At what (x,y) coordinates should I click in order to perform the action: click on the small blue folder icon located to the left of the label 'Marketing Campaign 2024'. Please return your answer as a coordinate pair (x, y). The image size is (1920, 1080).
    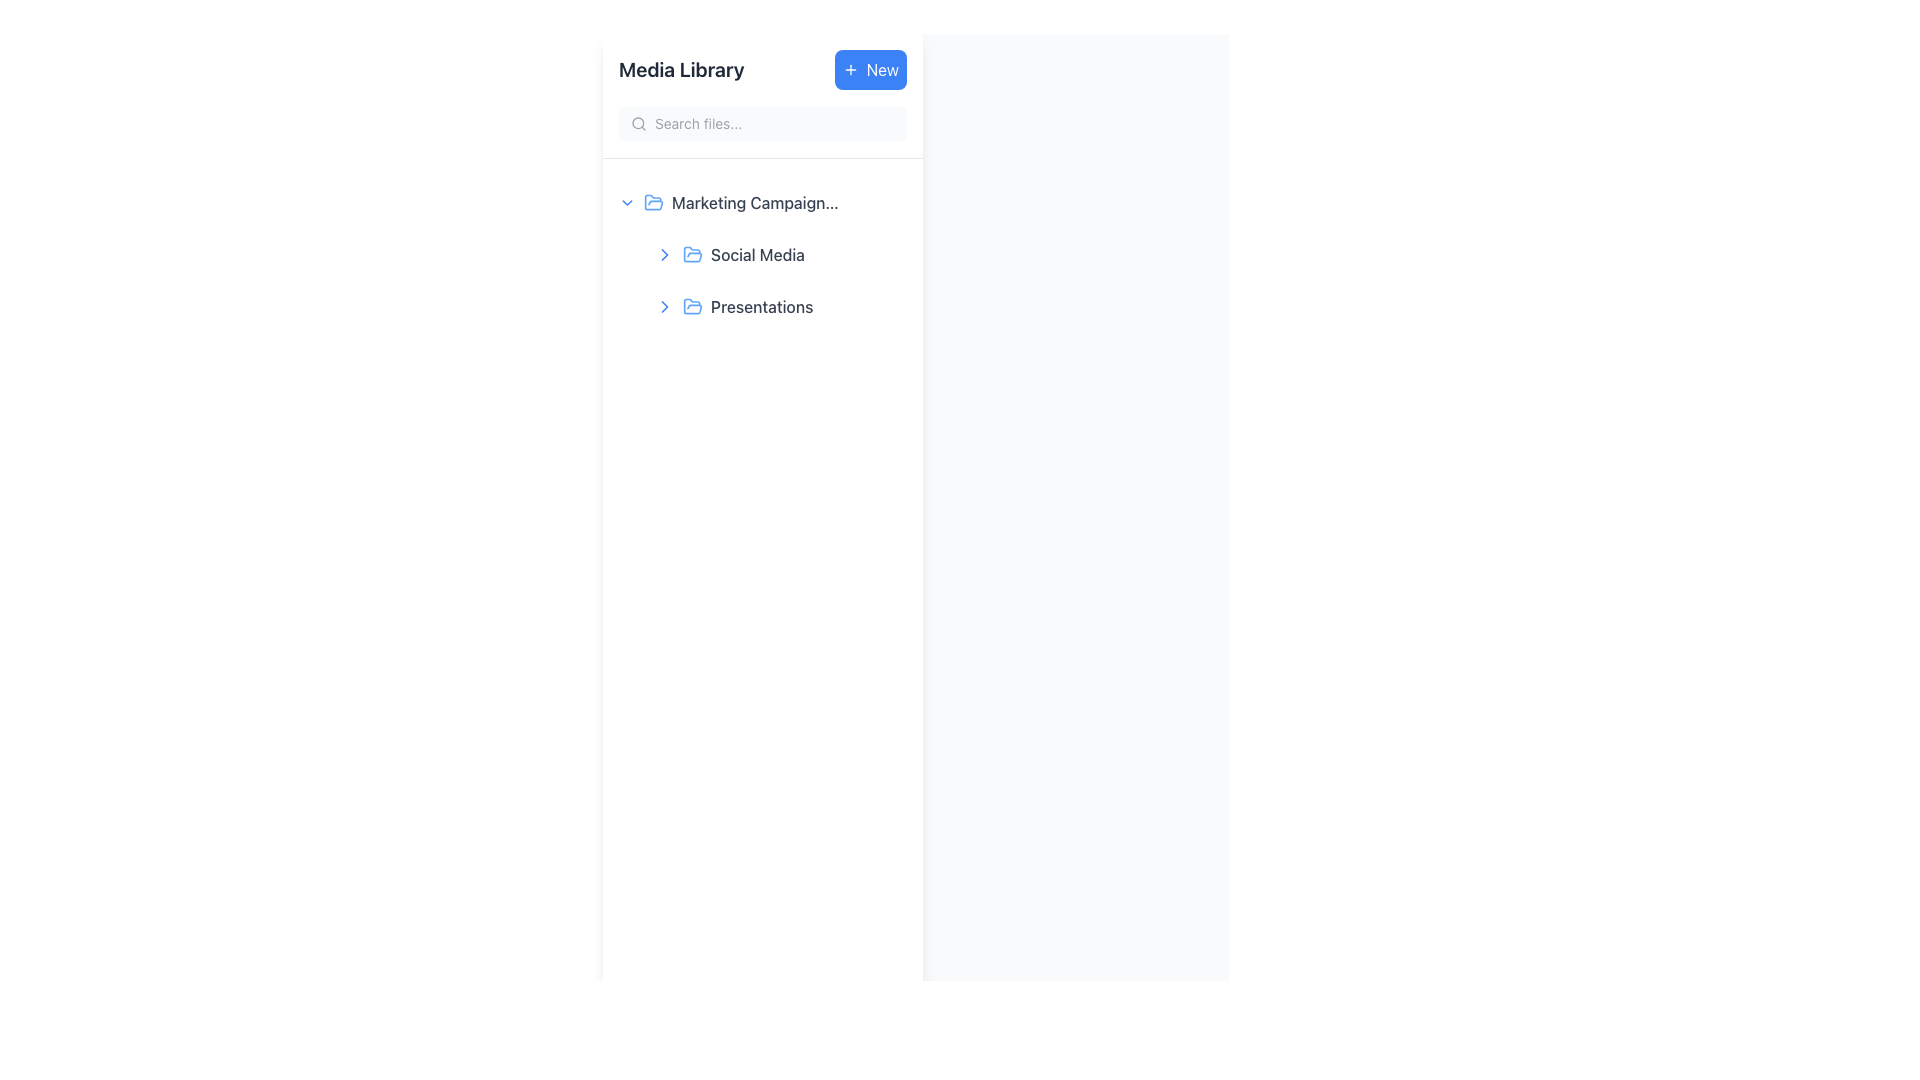
    Looking at the image, I should click on (653, 203).